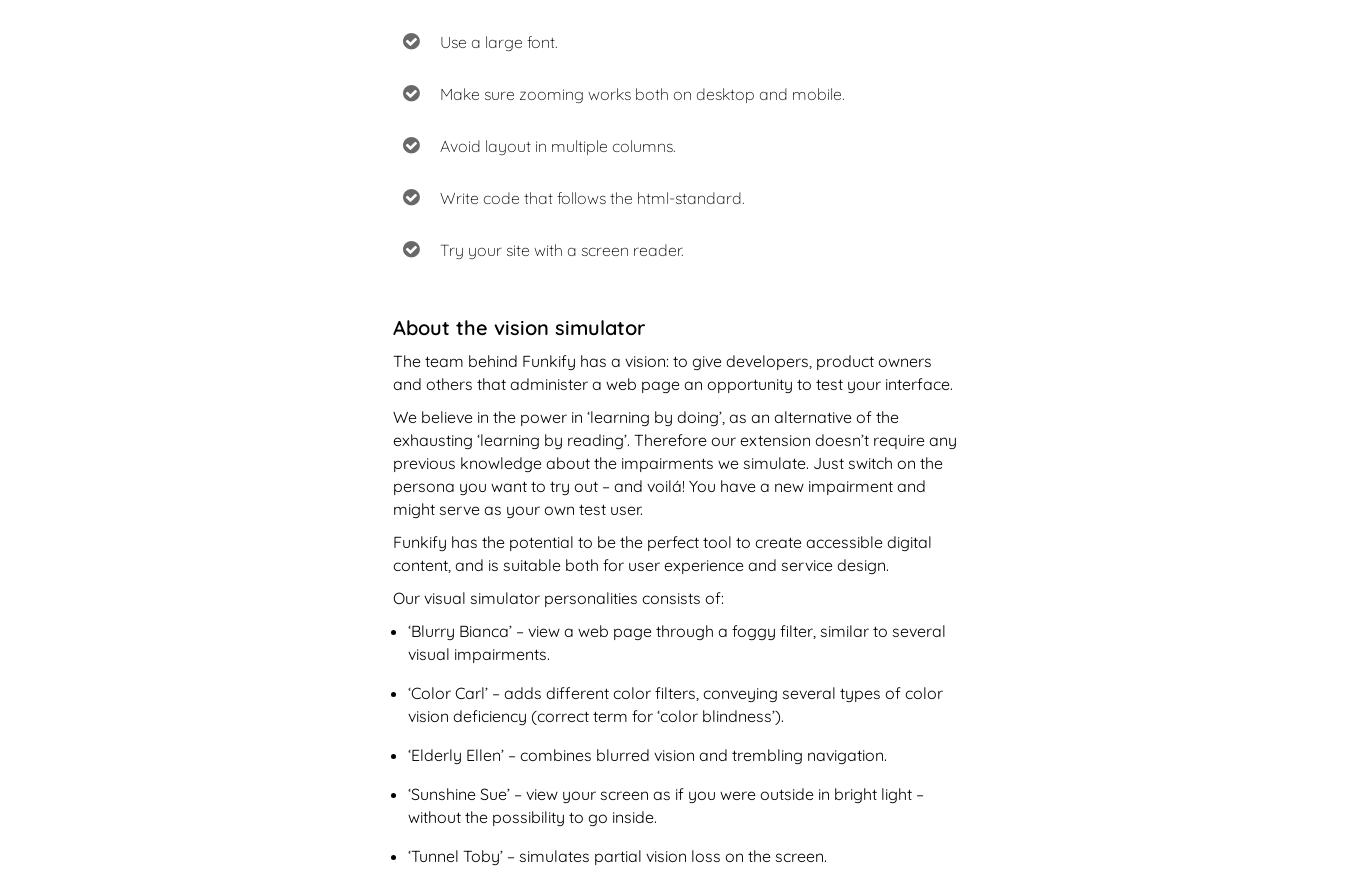 The width and height of the screenshot is (1350, 880). Describe the element at coordinates (591, 197) in the screenshot. I see `'Write code that follows the html-standard.'` at that location.